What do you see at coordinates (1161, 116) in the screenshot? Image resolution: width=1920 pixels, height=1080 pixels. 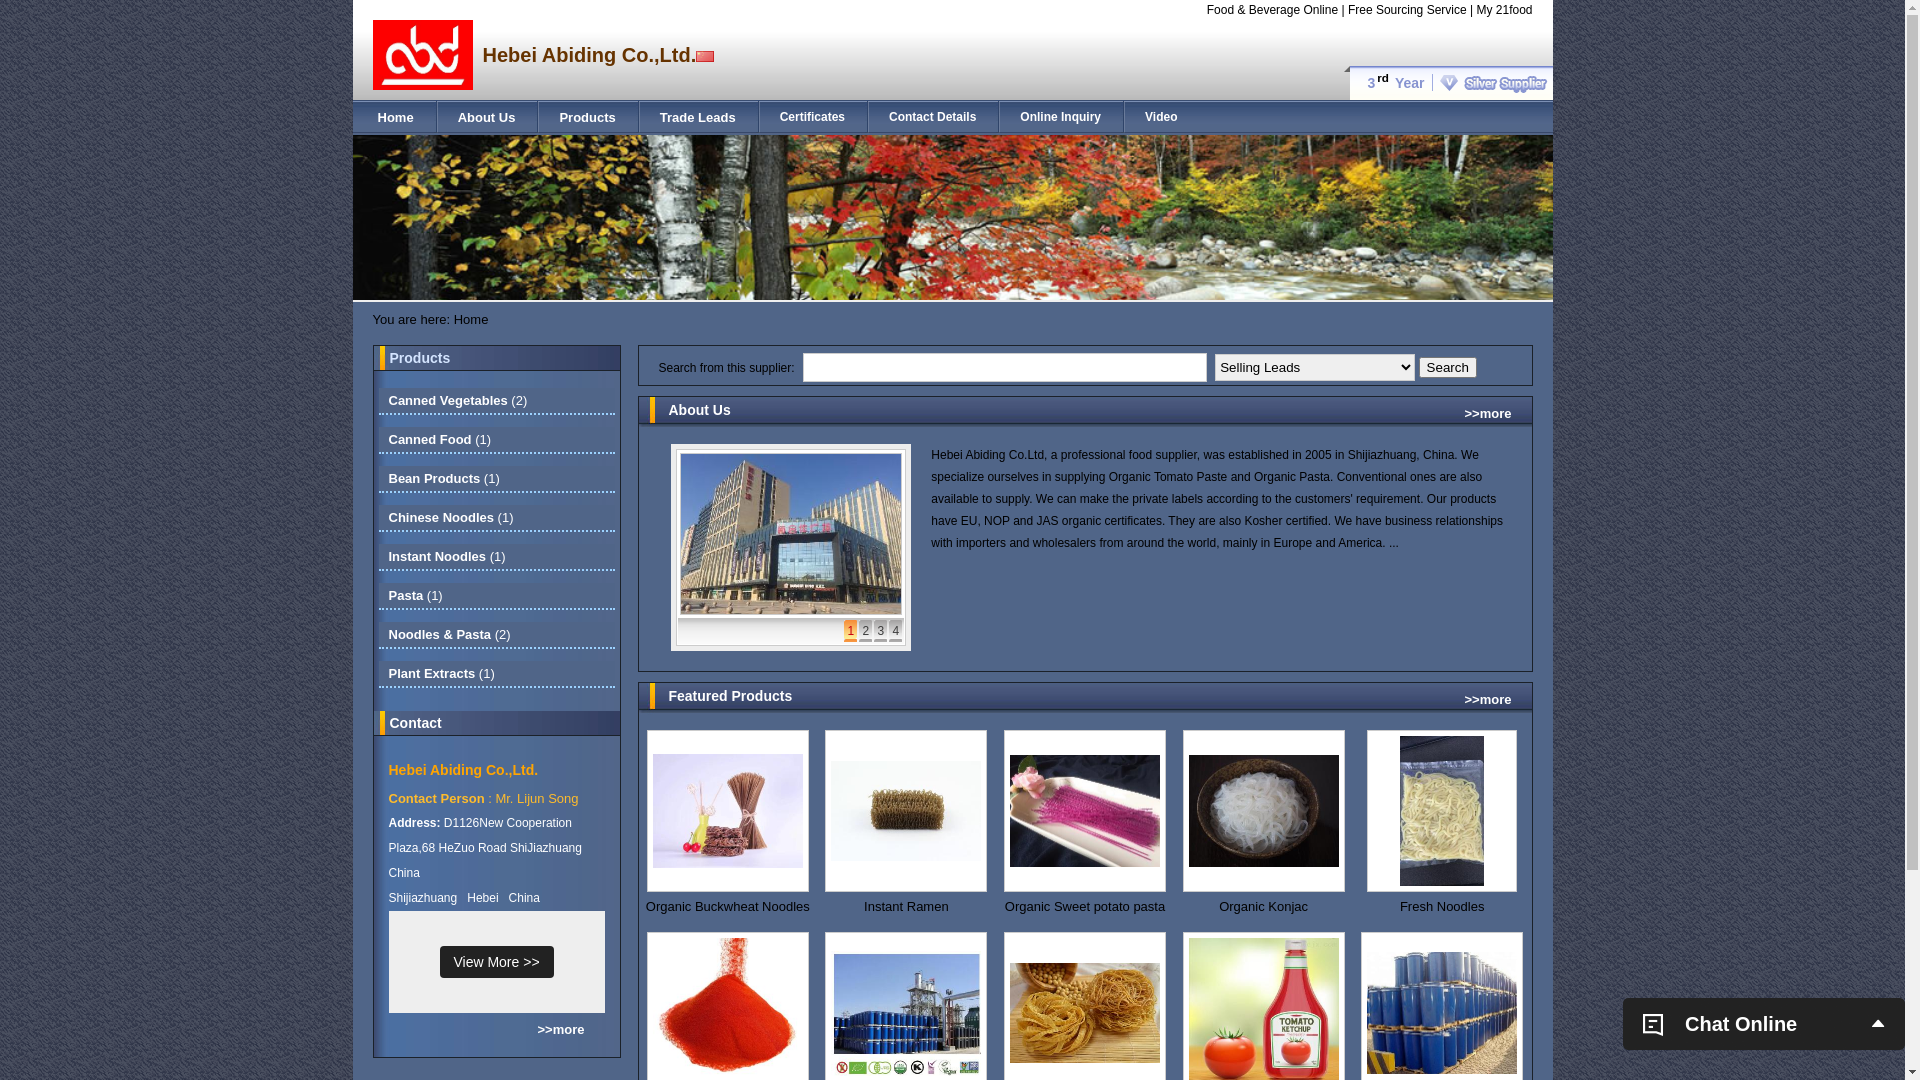 I see `'Video'` at bounding box center [1161, 116].